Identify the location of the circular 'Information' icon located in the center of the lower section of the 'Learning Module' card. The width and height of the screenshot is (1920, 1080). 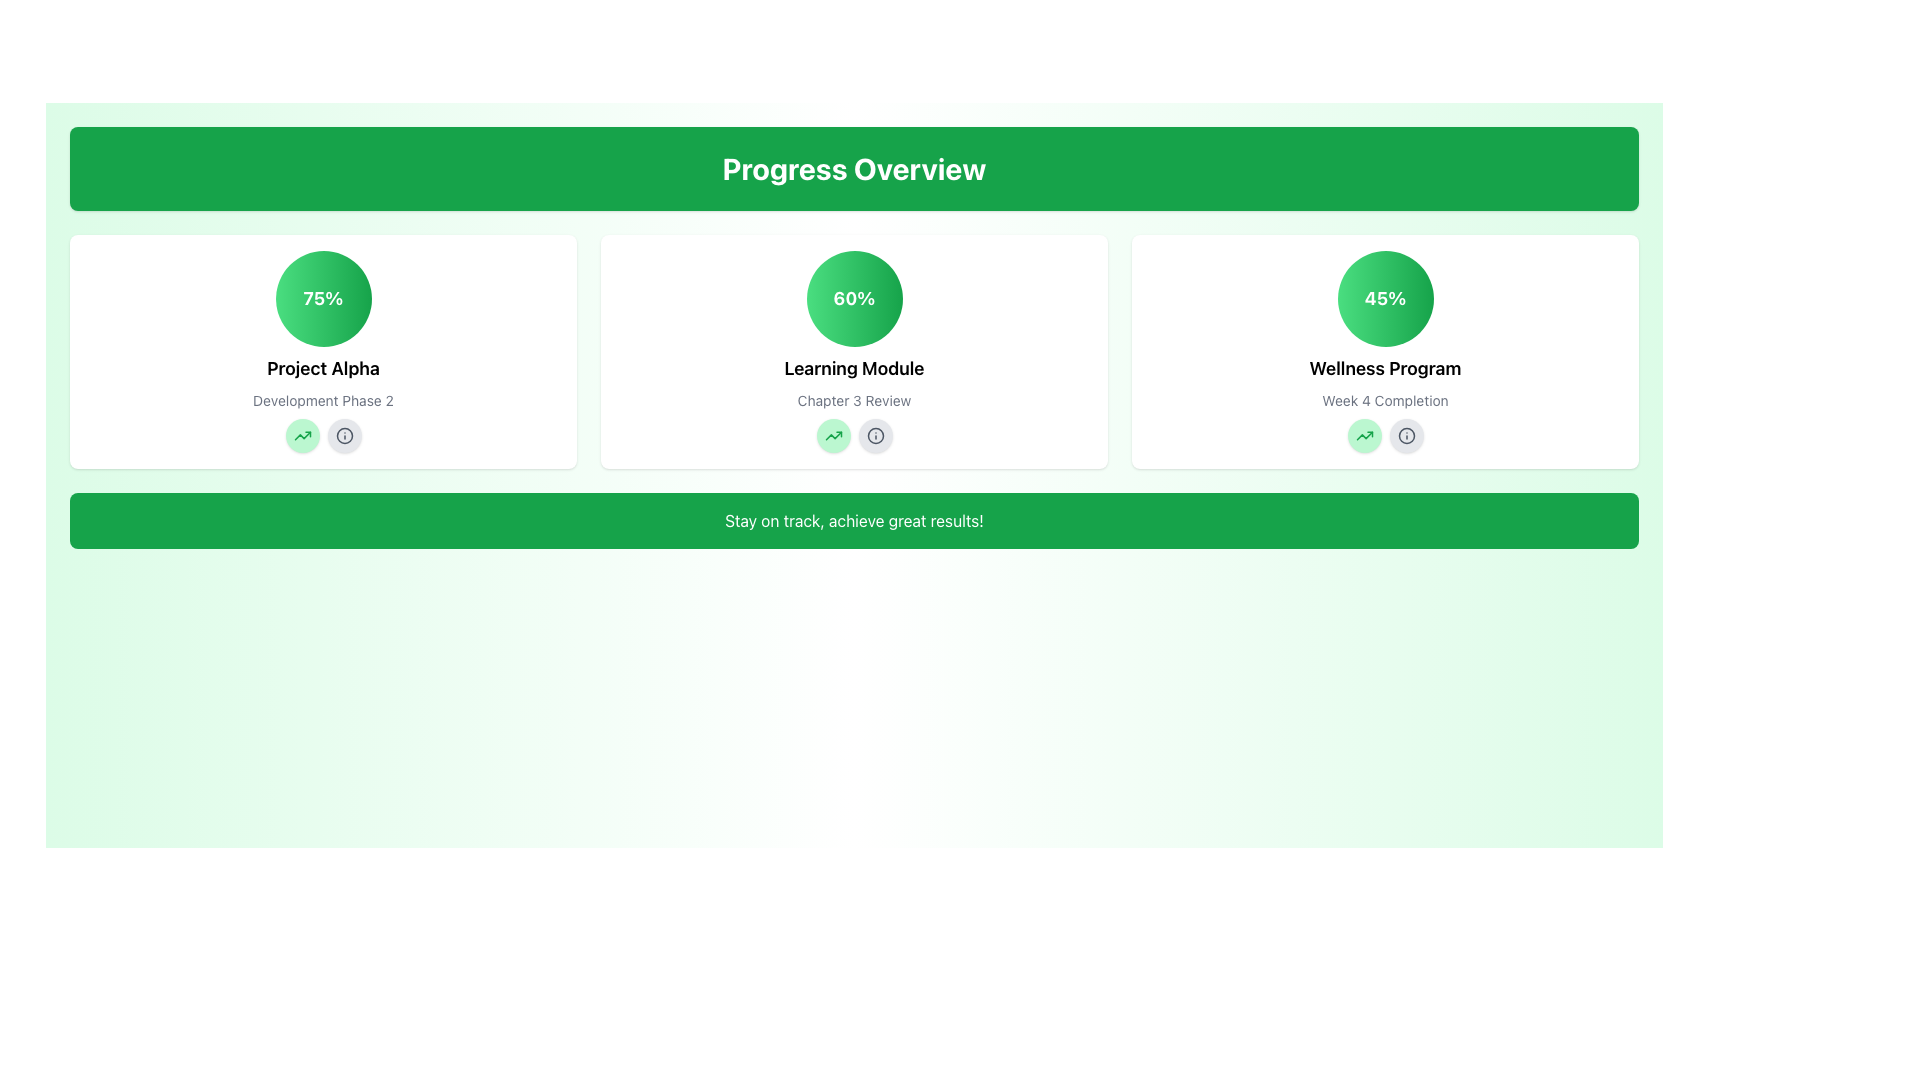
(875, 434).